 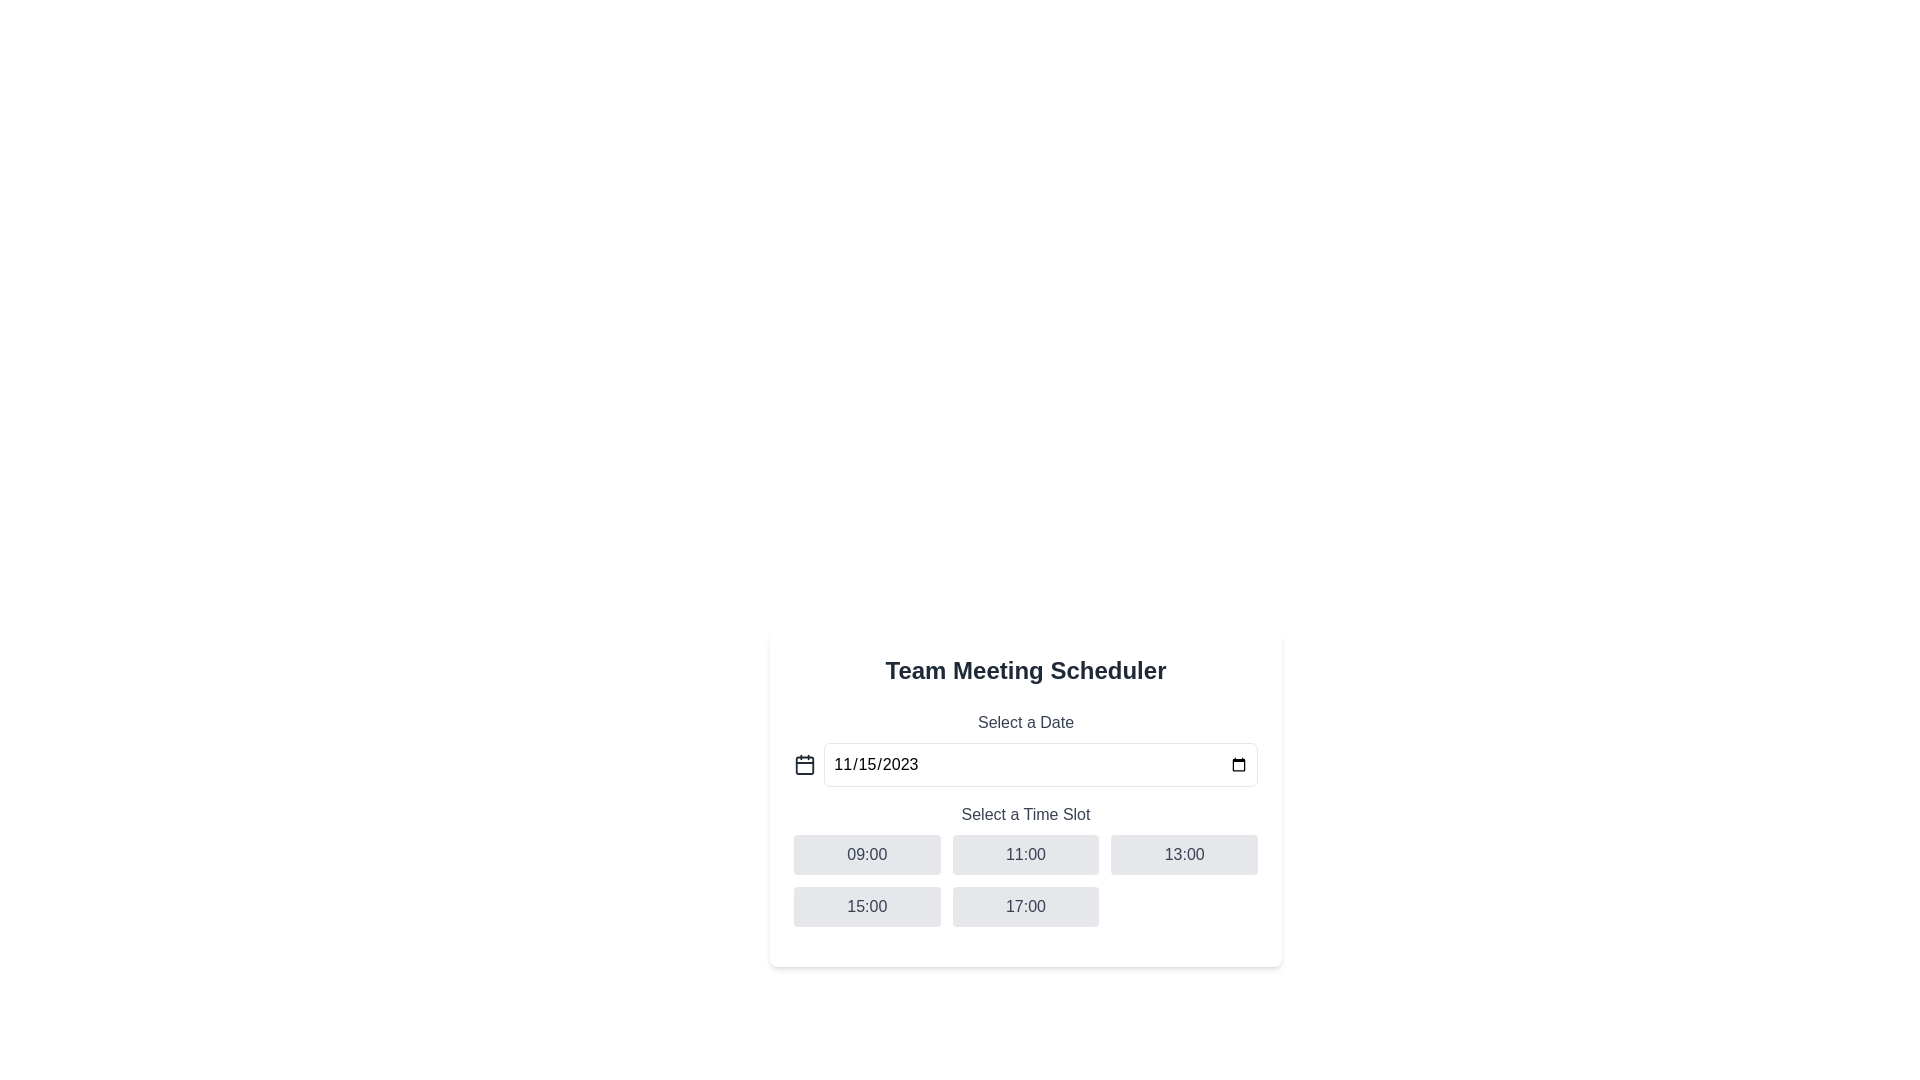 What do you see at coordinates (805, 764) in the screenshot?
I see `the calendar icon located to the left of the date input field to trigger tooltip or highlight effects` at bounding box center [805, 764].